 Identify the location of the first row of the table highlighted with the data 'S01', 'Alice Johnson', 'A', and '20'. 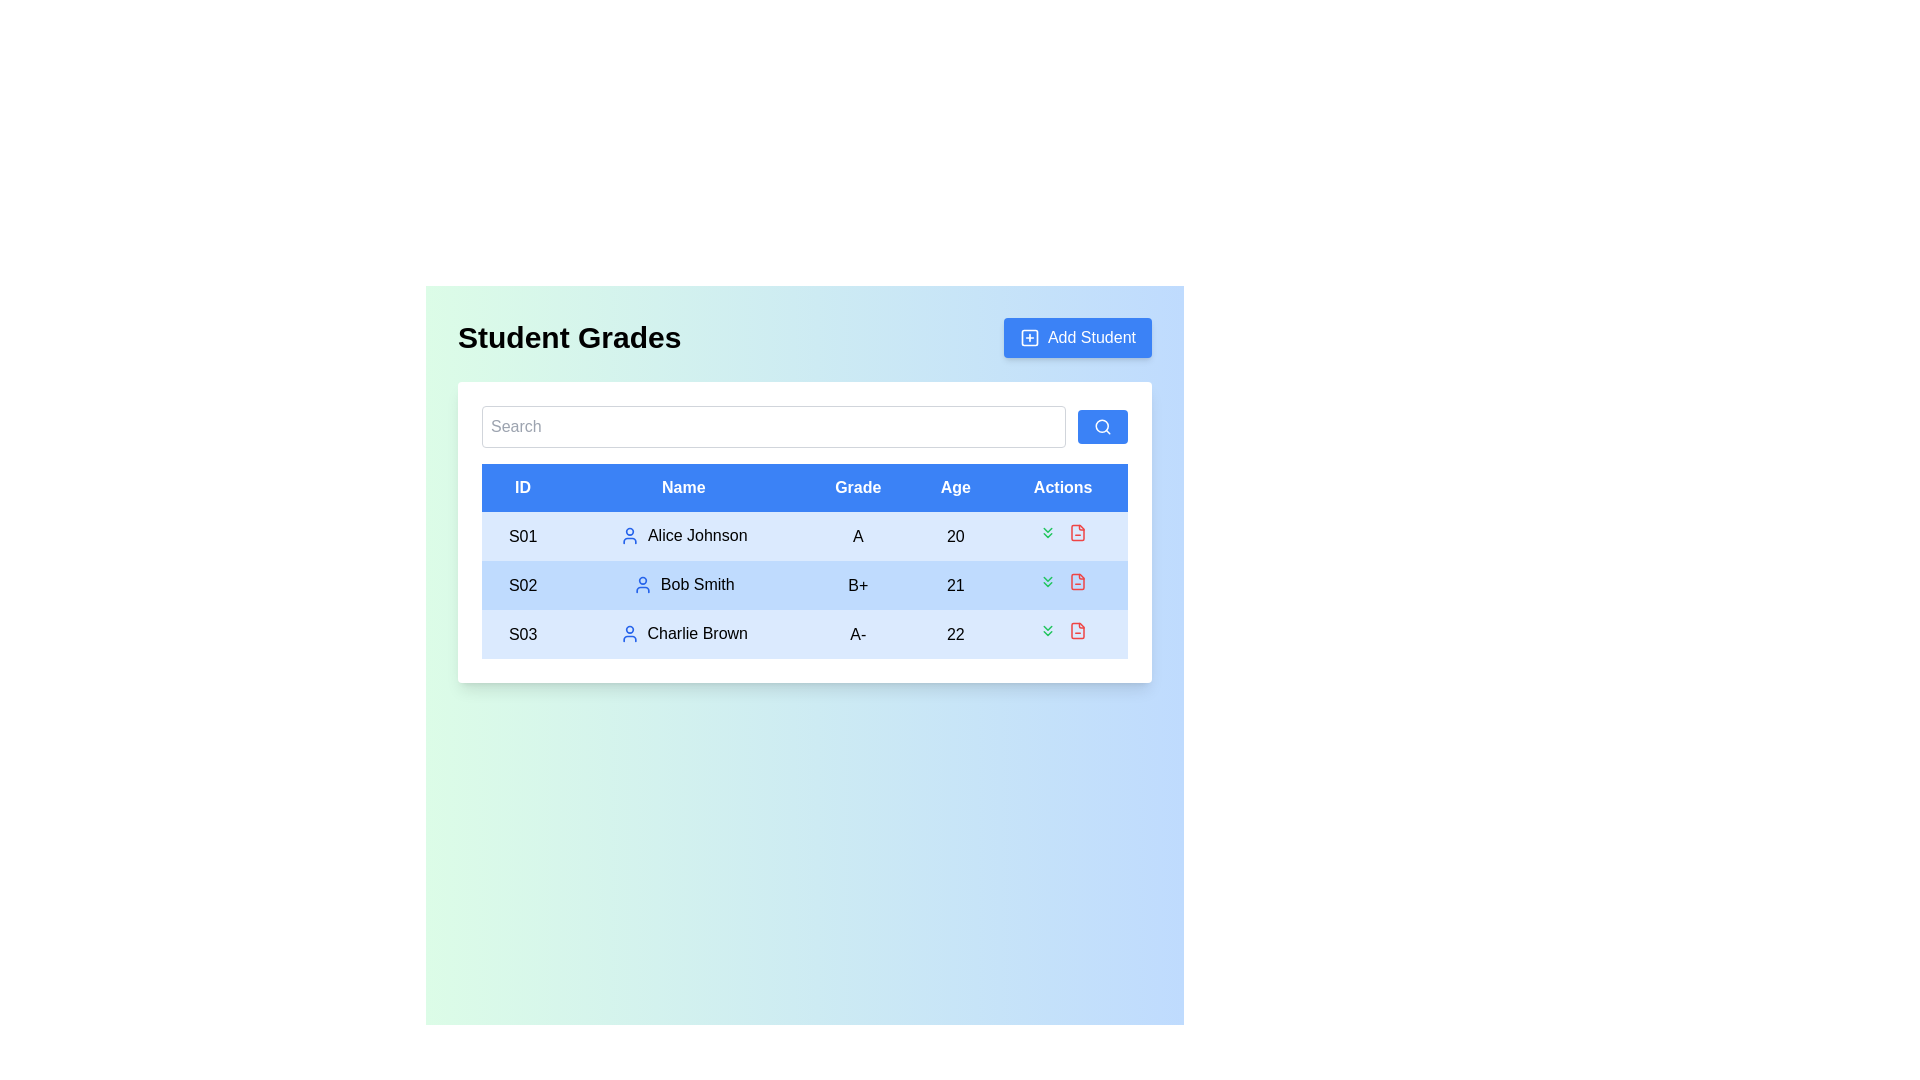
(805, 535).